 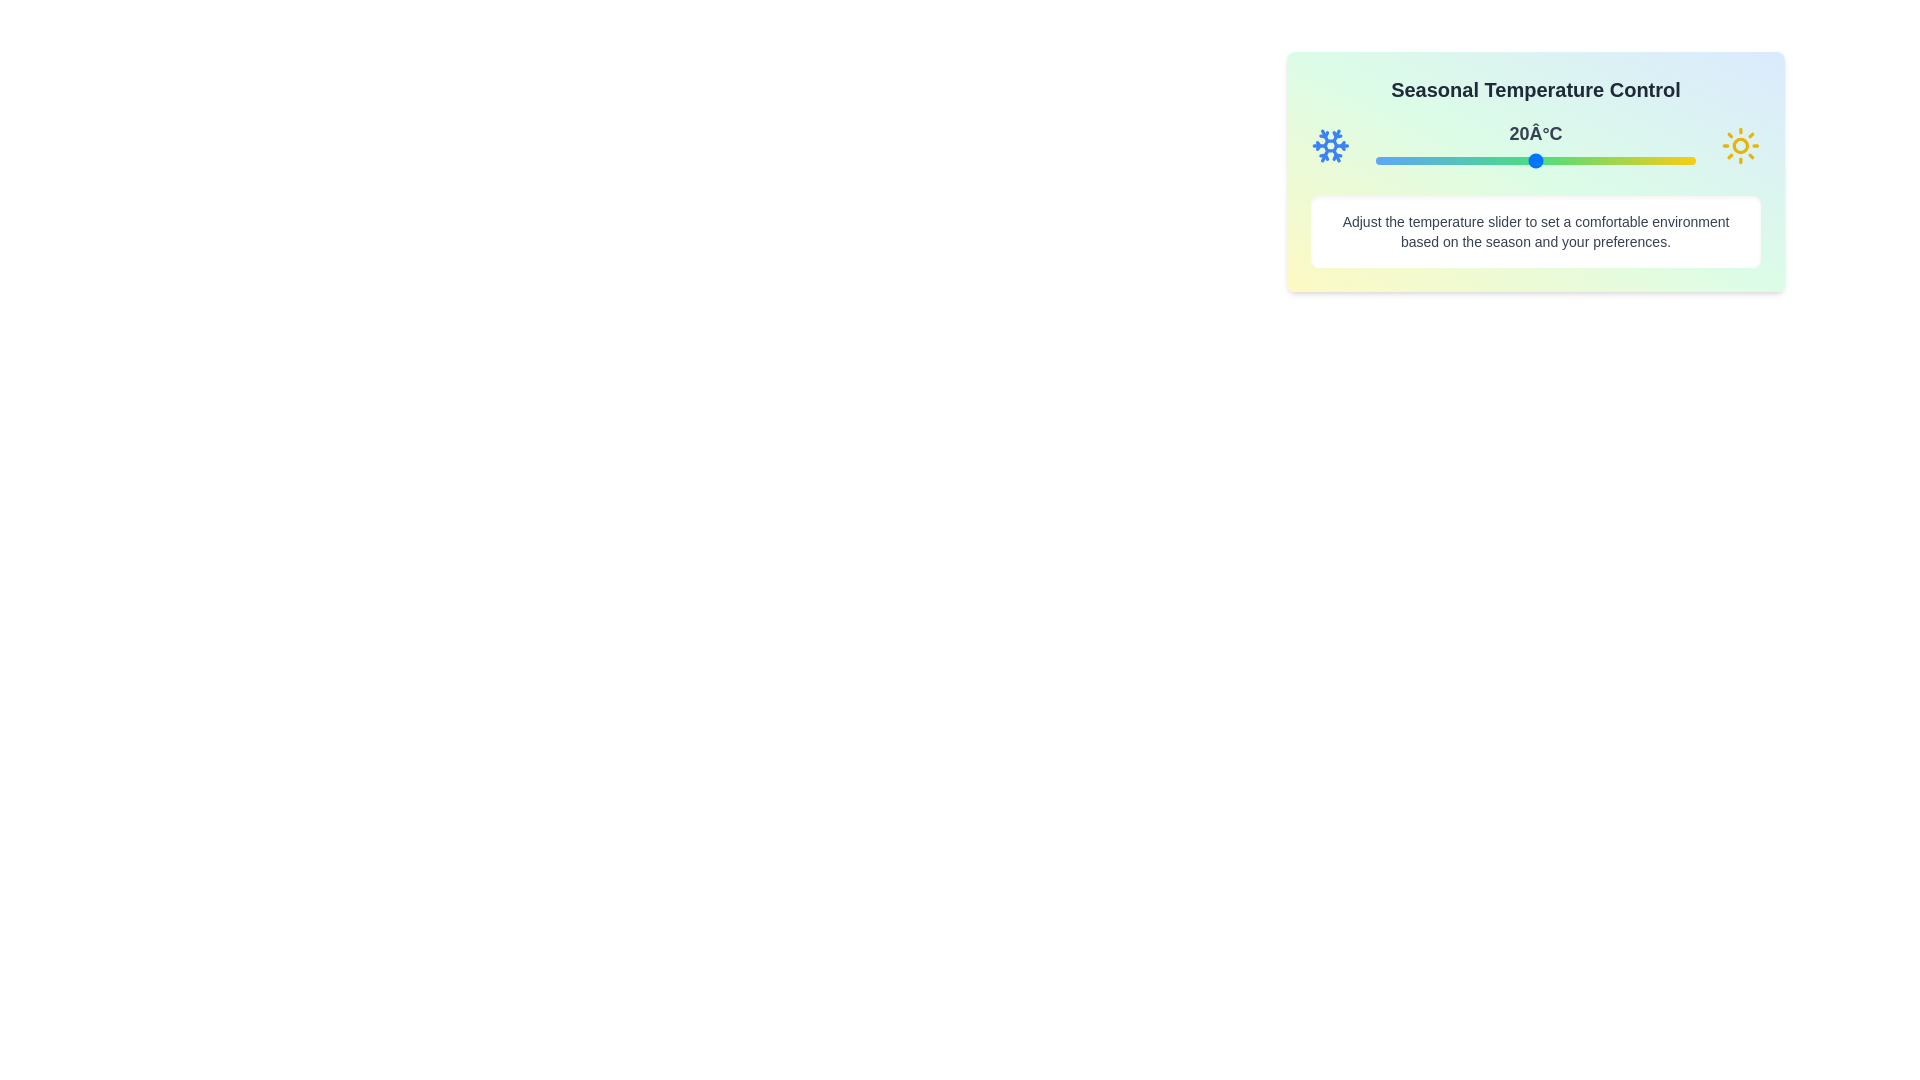 What do you see at coordinates (1493, 160) in the screenshot?
I see `the temperature slider to set the temperature to 12°C` at bounding box center [1493, 160].